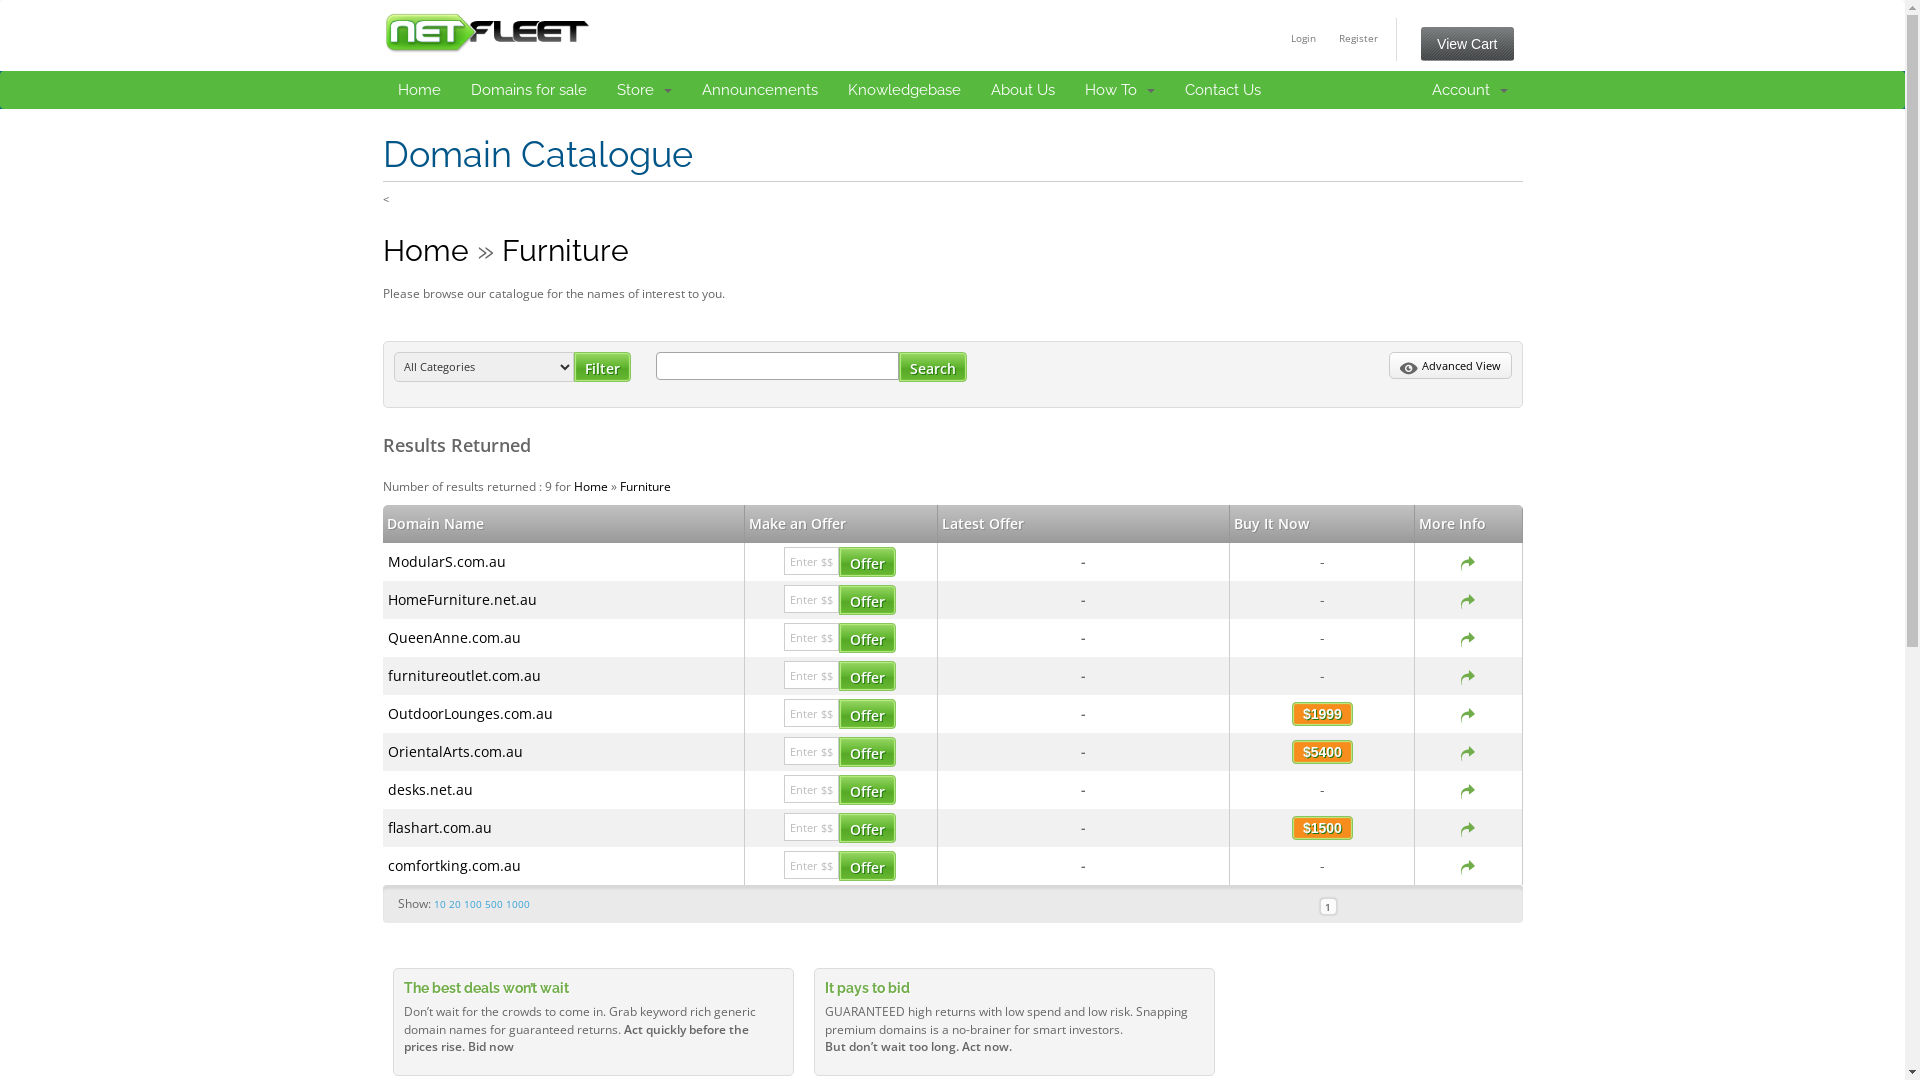 This screenshot has width=1920, height=1080. Describe the element at coordinates (528, 88) in the screenshot. I see `'Domains for sale'` at that location.